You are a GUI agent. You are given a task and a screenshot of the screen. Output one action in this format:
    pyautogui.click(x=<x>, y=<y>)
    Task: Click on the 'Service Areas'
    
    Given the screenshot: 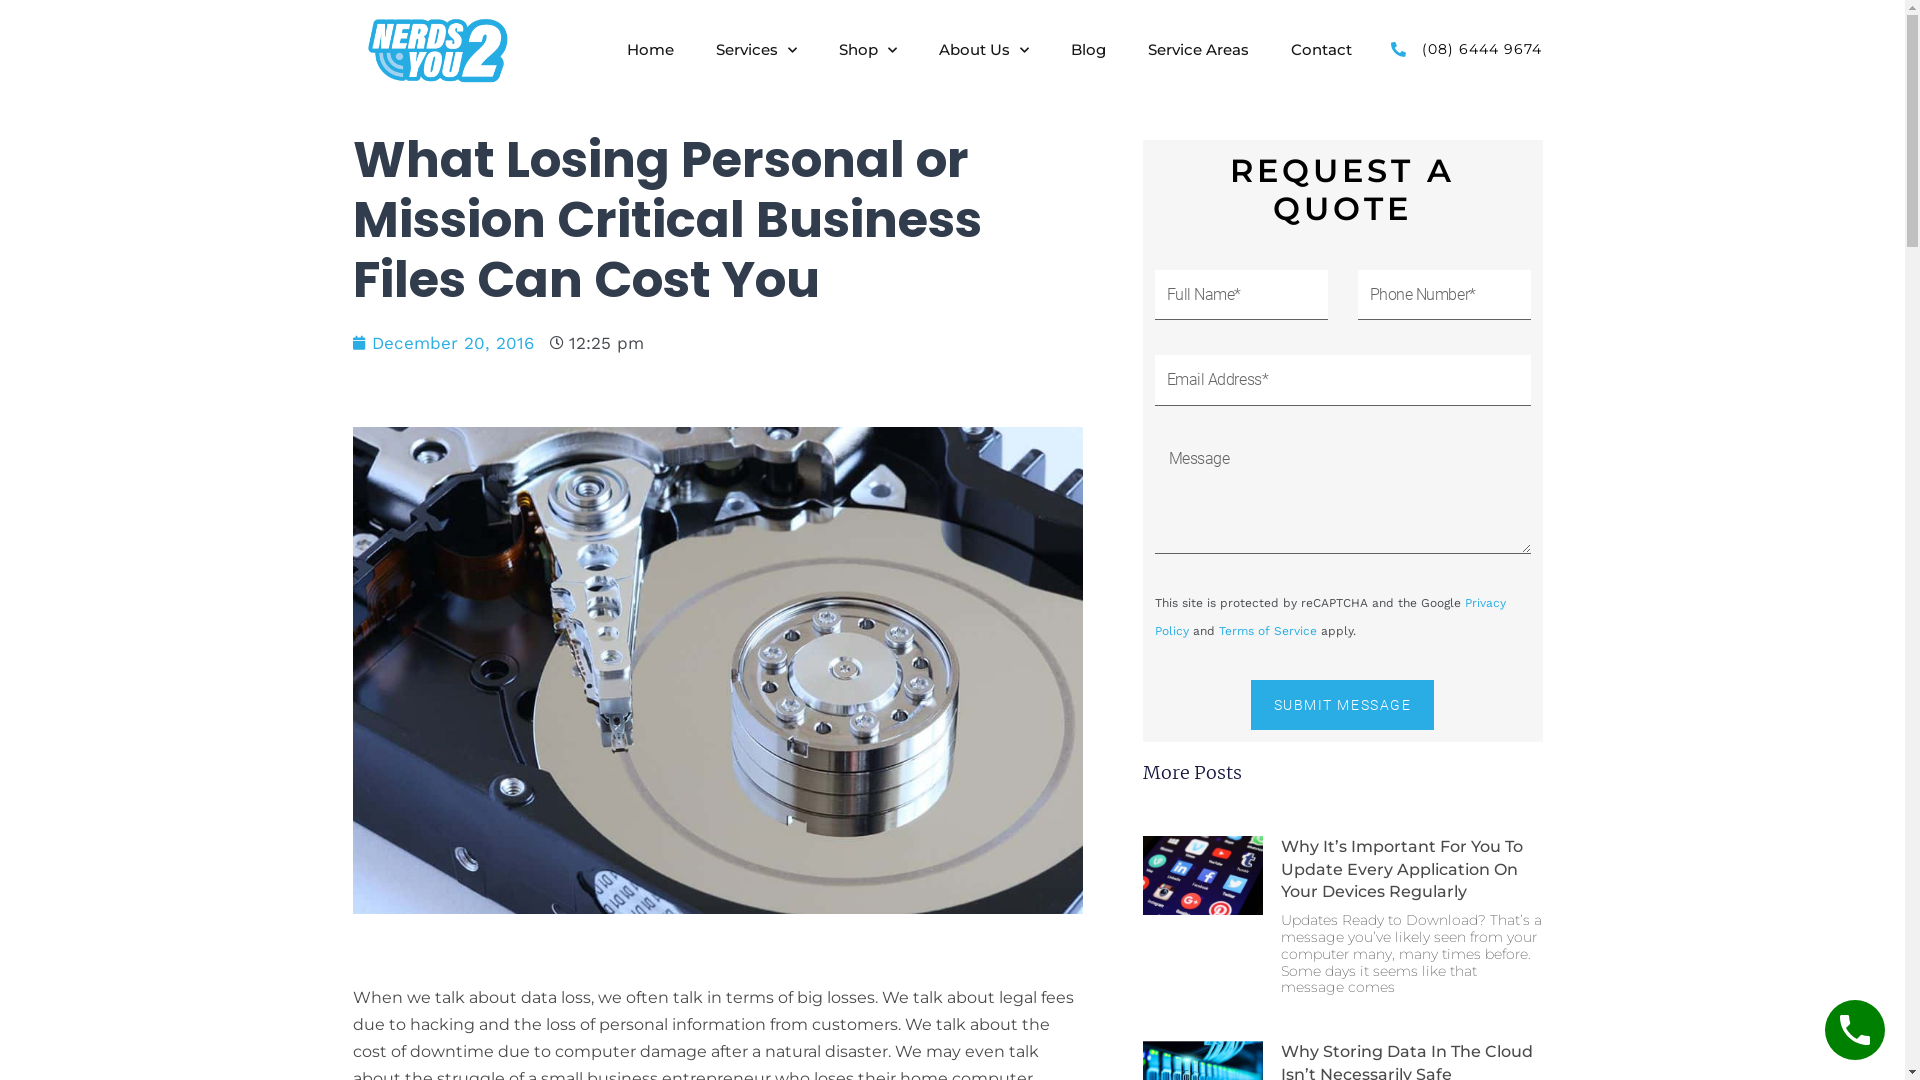 What is the action you would take?
    pyautogui.click(x=1147, y=49)
    